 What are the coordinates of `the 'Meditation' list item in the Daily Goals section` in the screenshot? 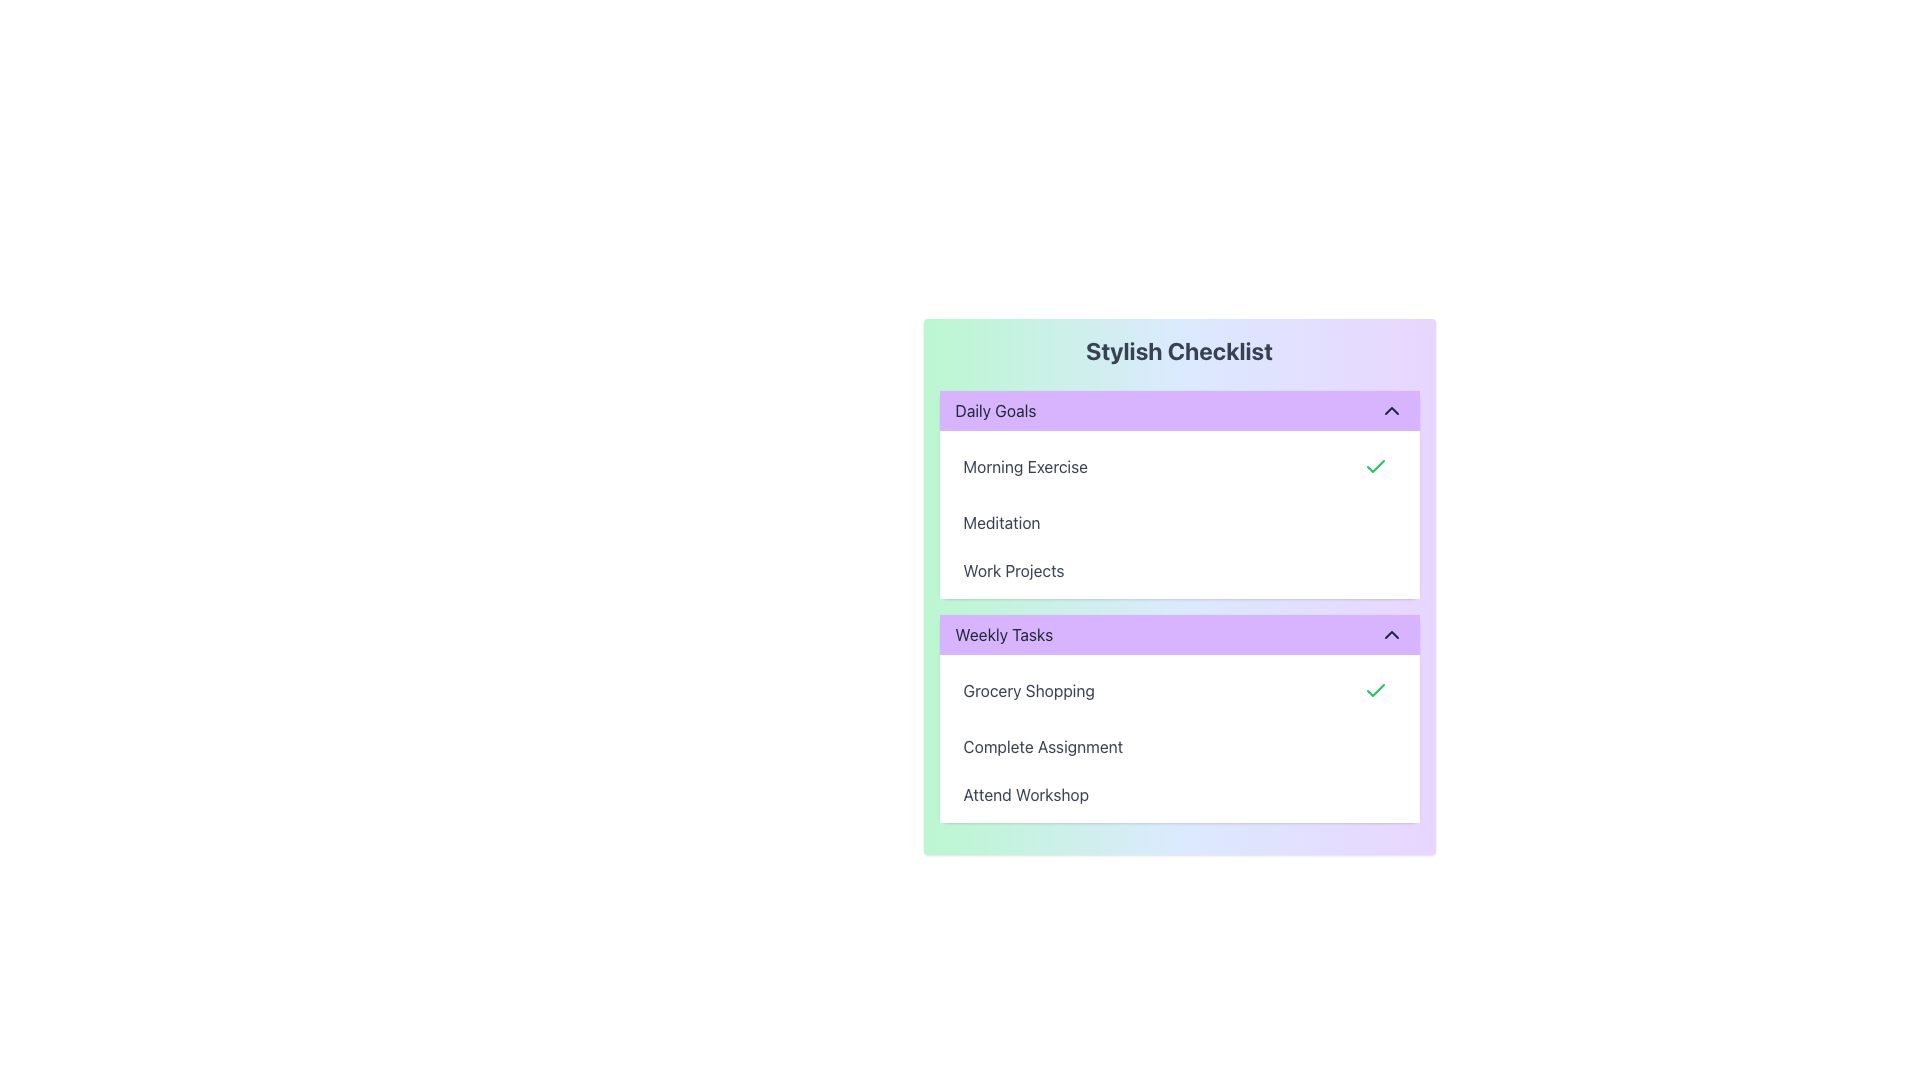 It's located at (1179, 522).